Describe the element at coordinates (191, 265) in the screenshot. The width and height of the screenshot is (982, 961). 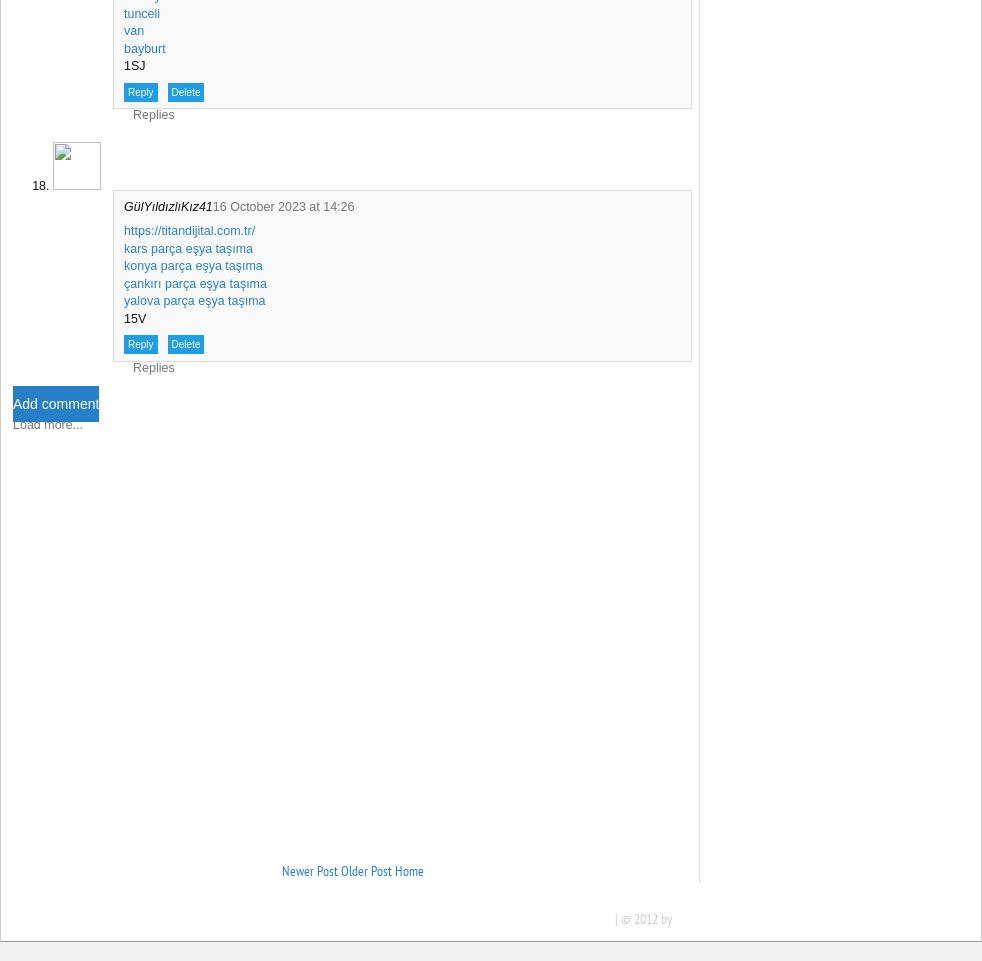
I see `'konya parça eşya taşıma'` at that location.